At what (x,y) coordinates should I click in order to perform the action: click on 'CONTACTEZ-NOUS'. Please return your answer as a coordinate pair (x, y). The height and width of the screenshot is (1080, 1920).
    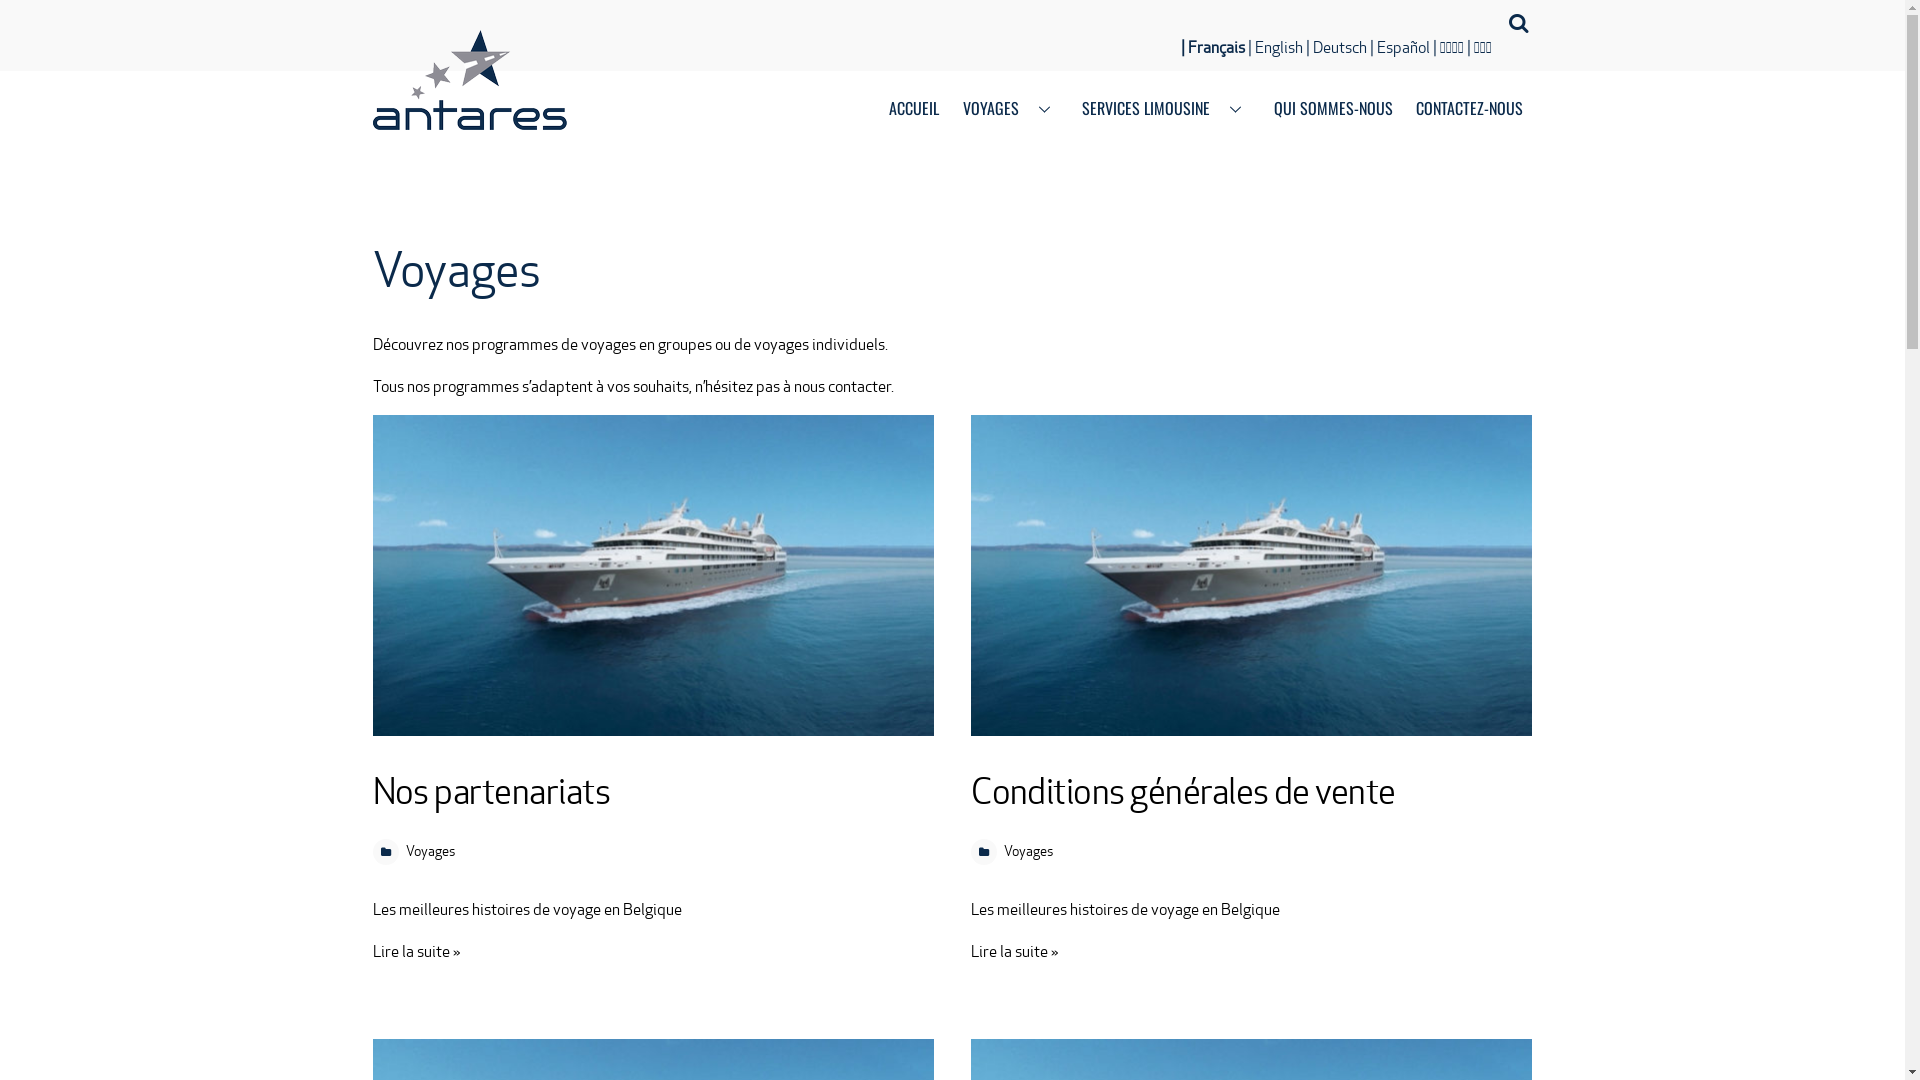
    Looking at the image, I should click on (1468, 110).